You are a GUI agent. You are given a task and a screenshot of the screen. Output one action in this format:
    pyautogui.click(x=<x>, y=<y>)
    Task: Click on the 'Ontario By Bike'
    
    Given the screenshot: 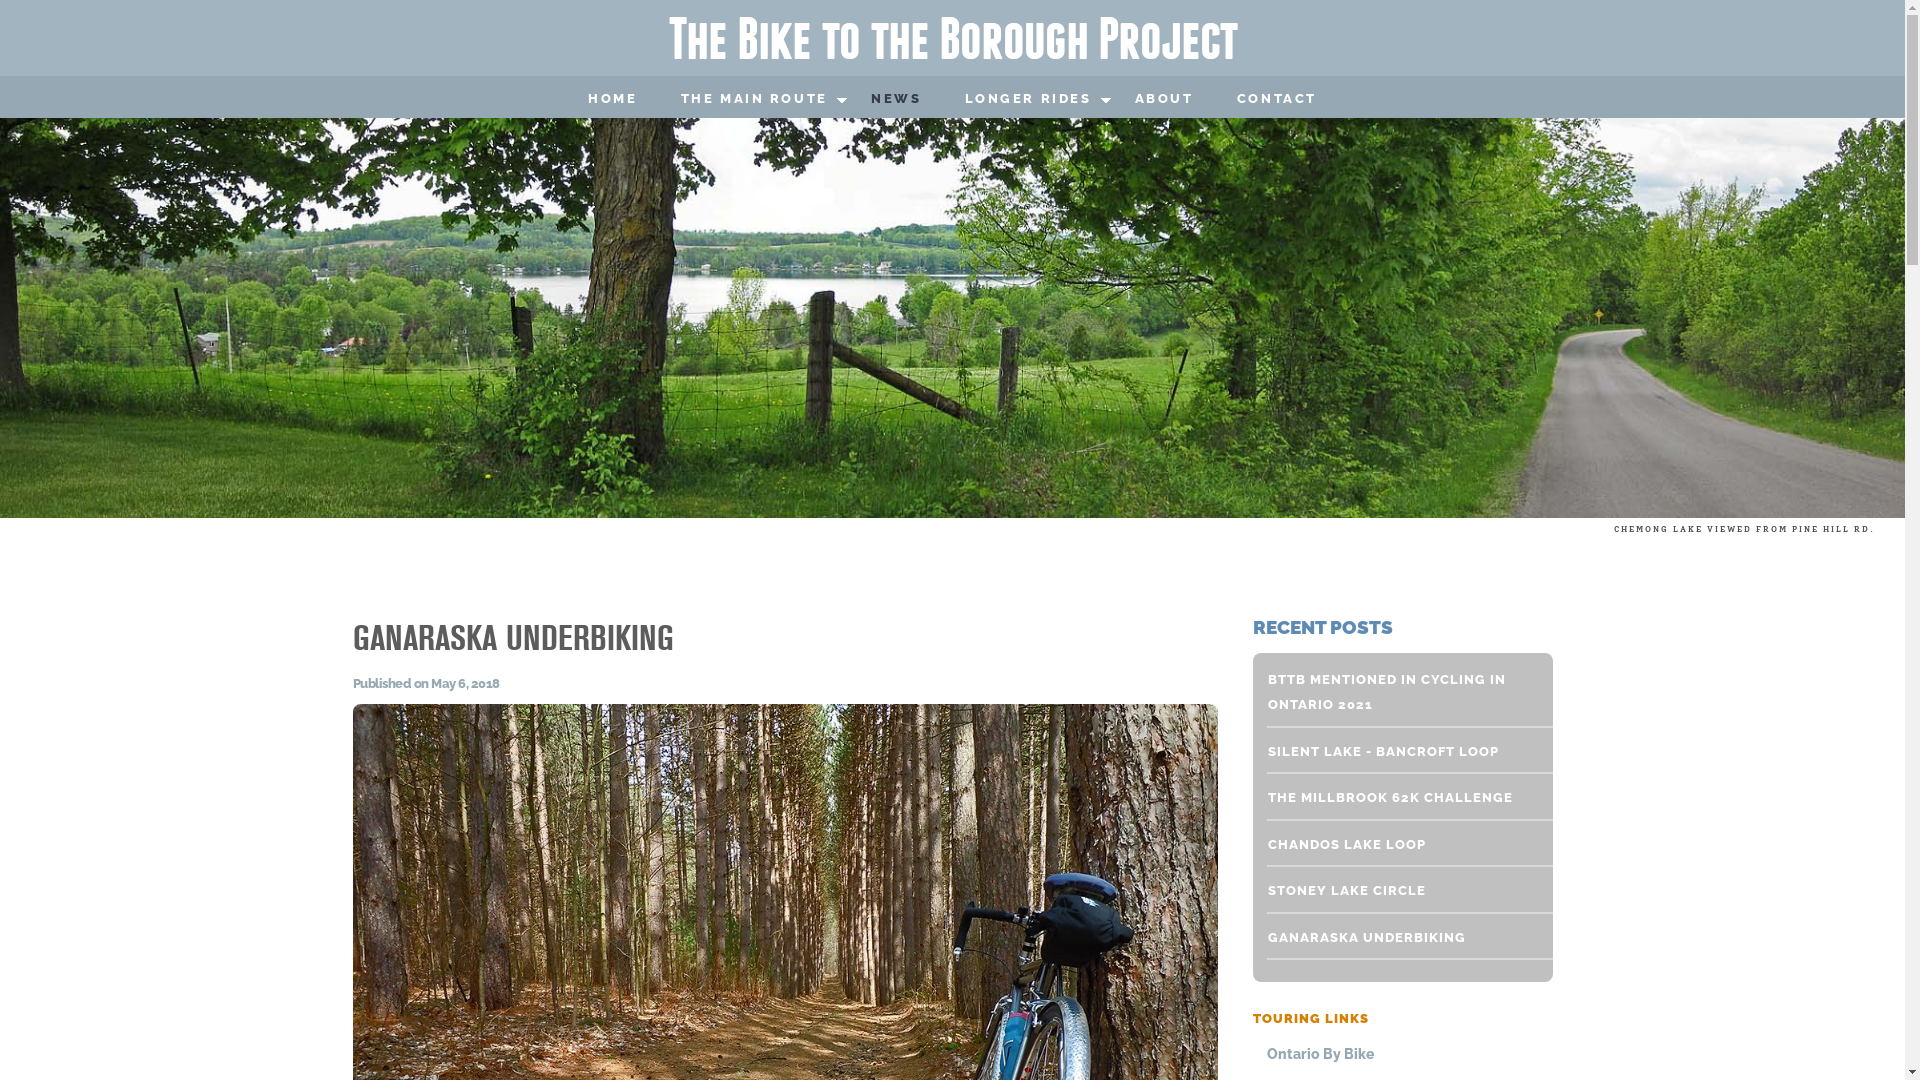 What is the action you would take?
    pyautogui.click(x=1403, y=1053)
    